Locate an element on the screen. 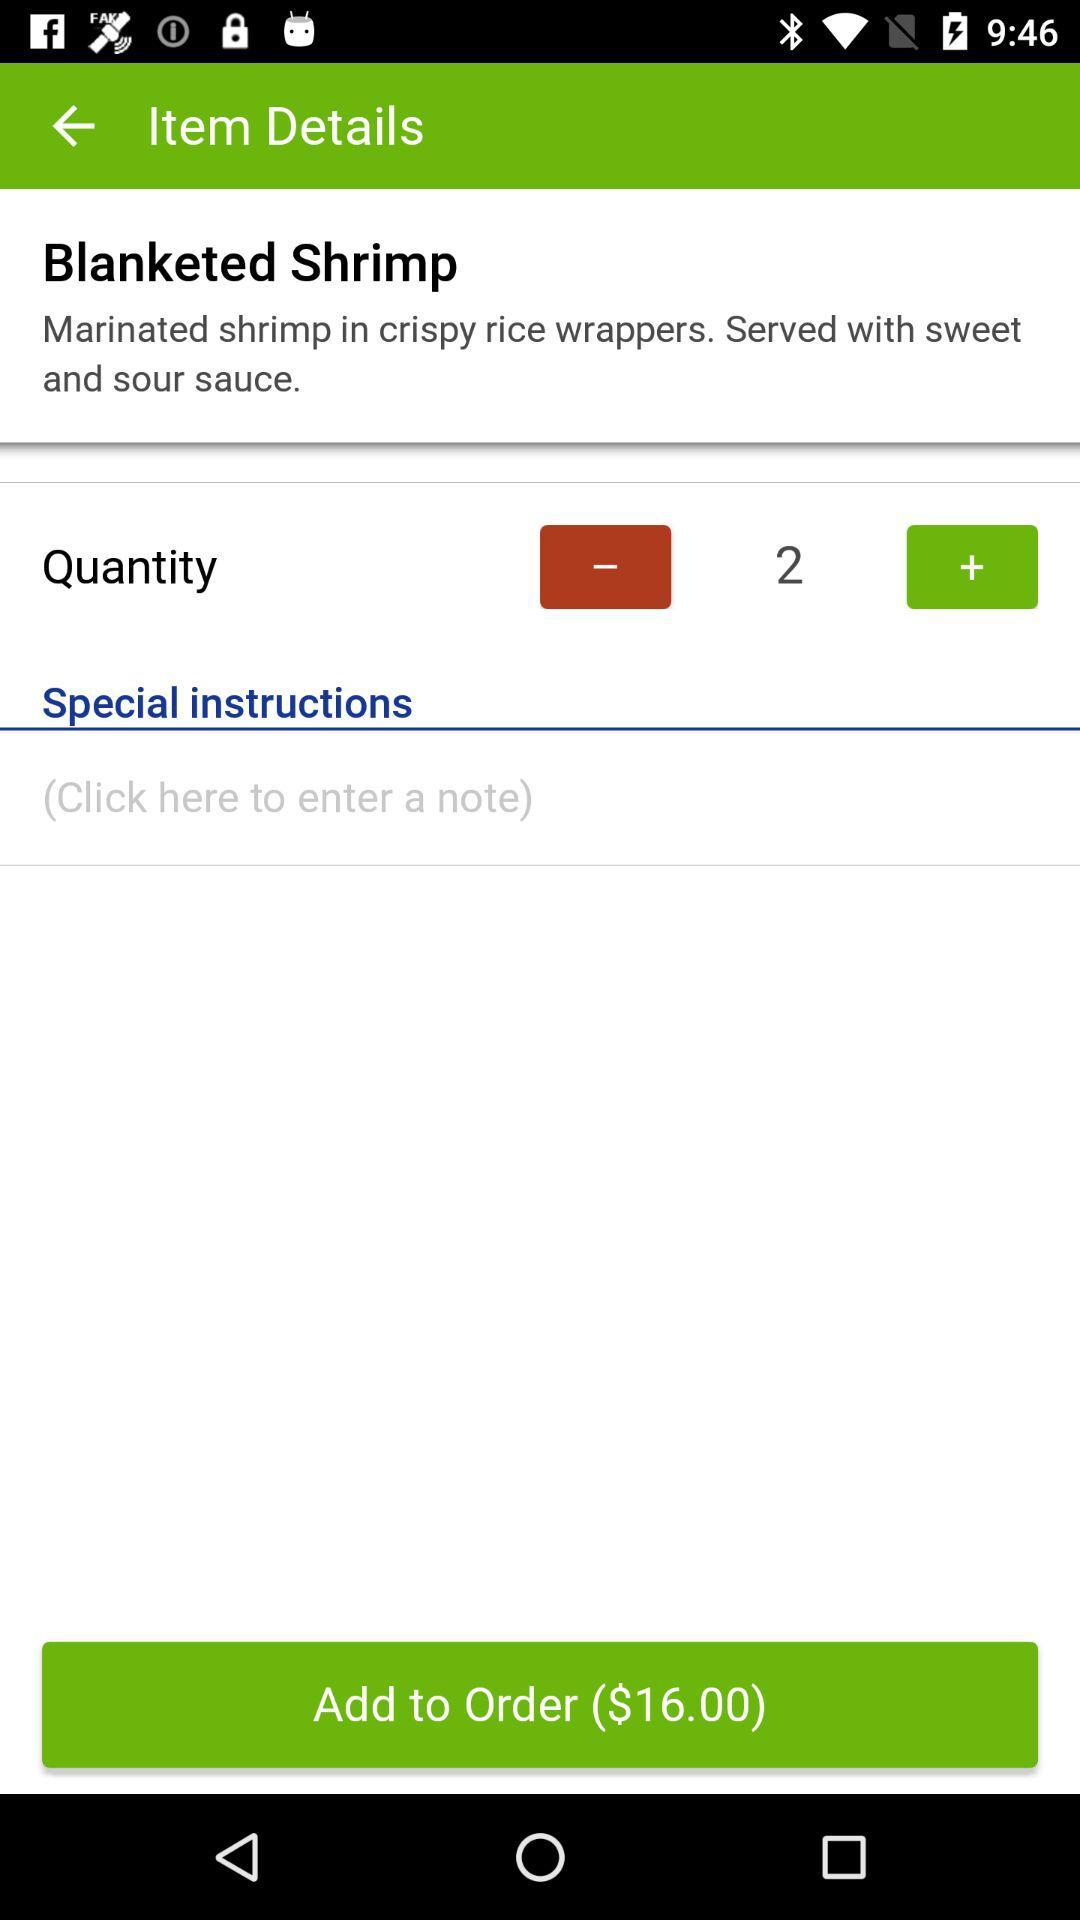 The height and width of the screenshot is (1920, 1080). the icon above the blanketed shrimp icon is located at coordinates (72, 124).